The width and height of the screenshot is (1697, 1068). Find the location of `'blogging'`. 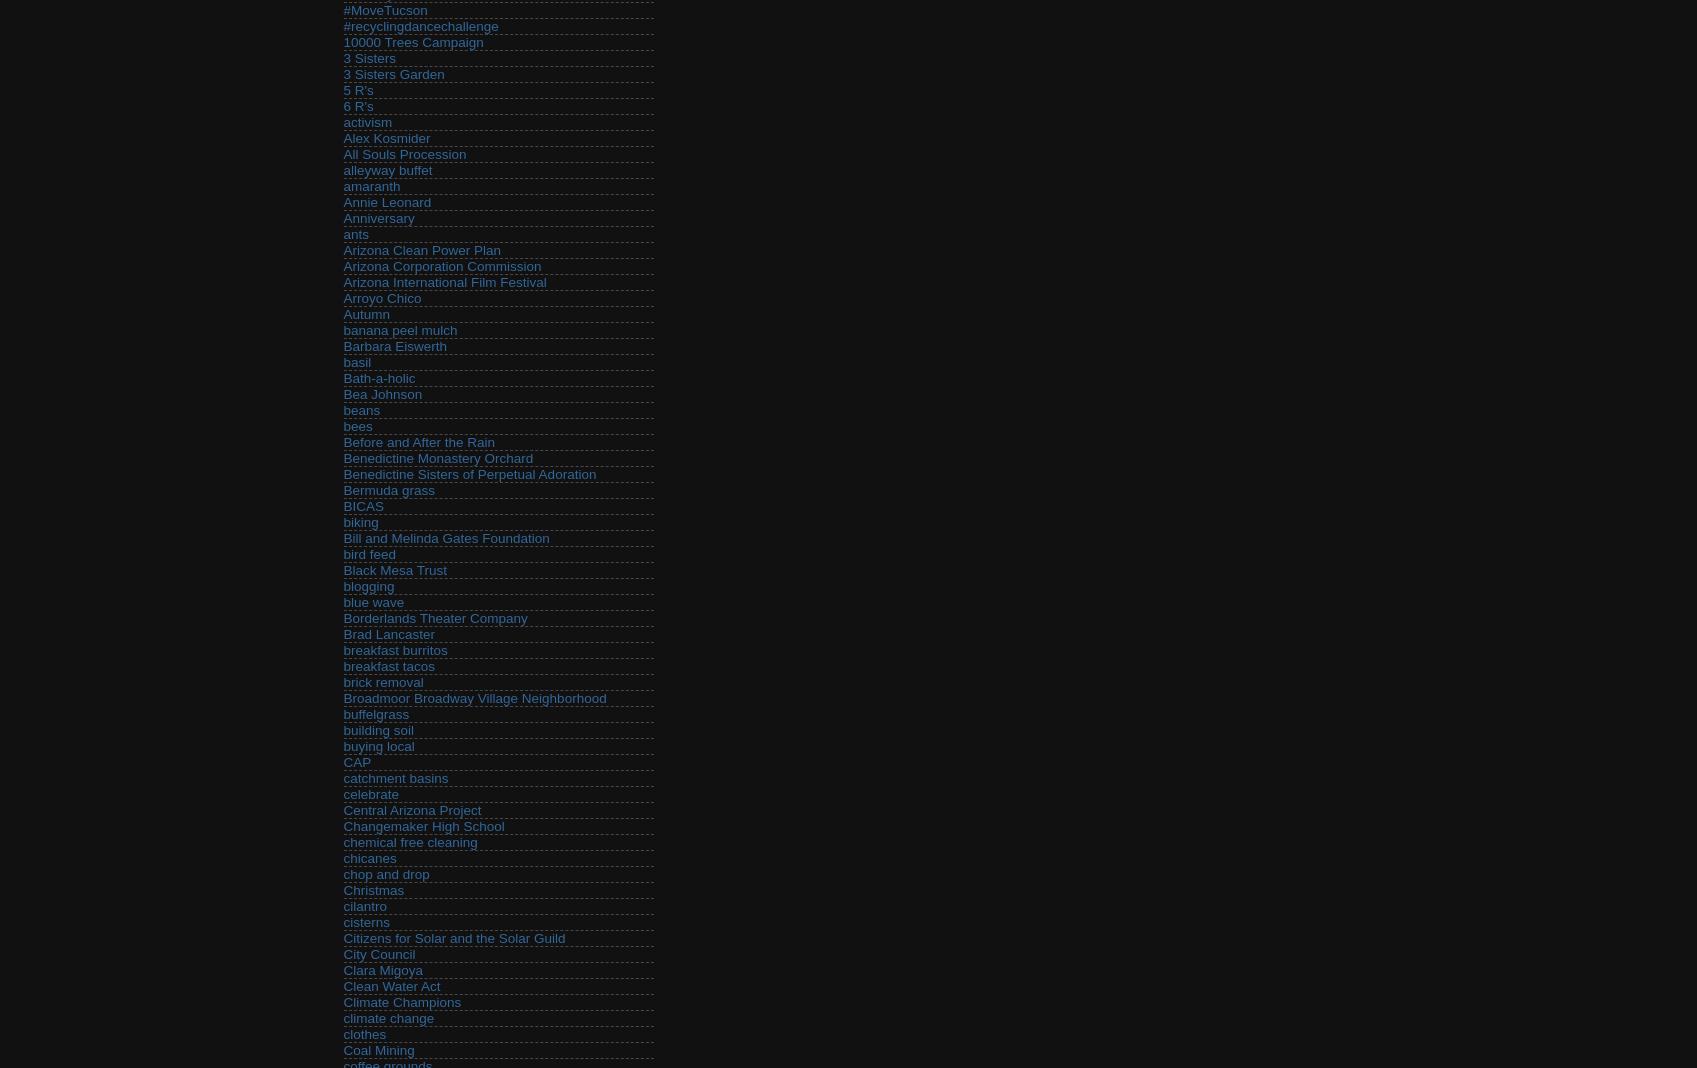

'blogging' is located at coordinates (368, 585).